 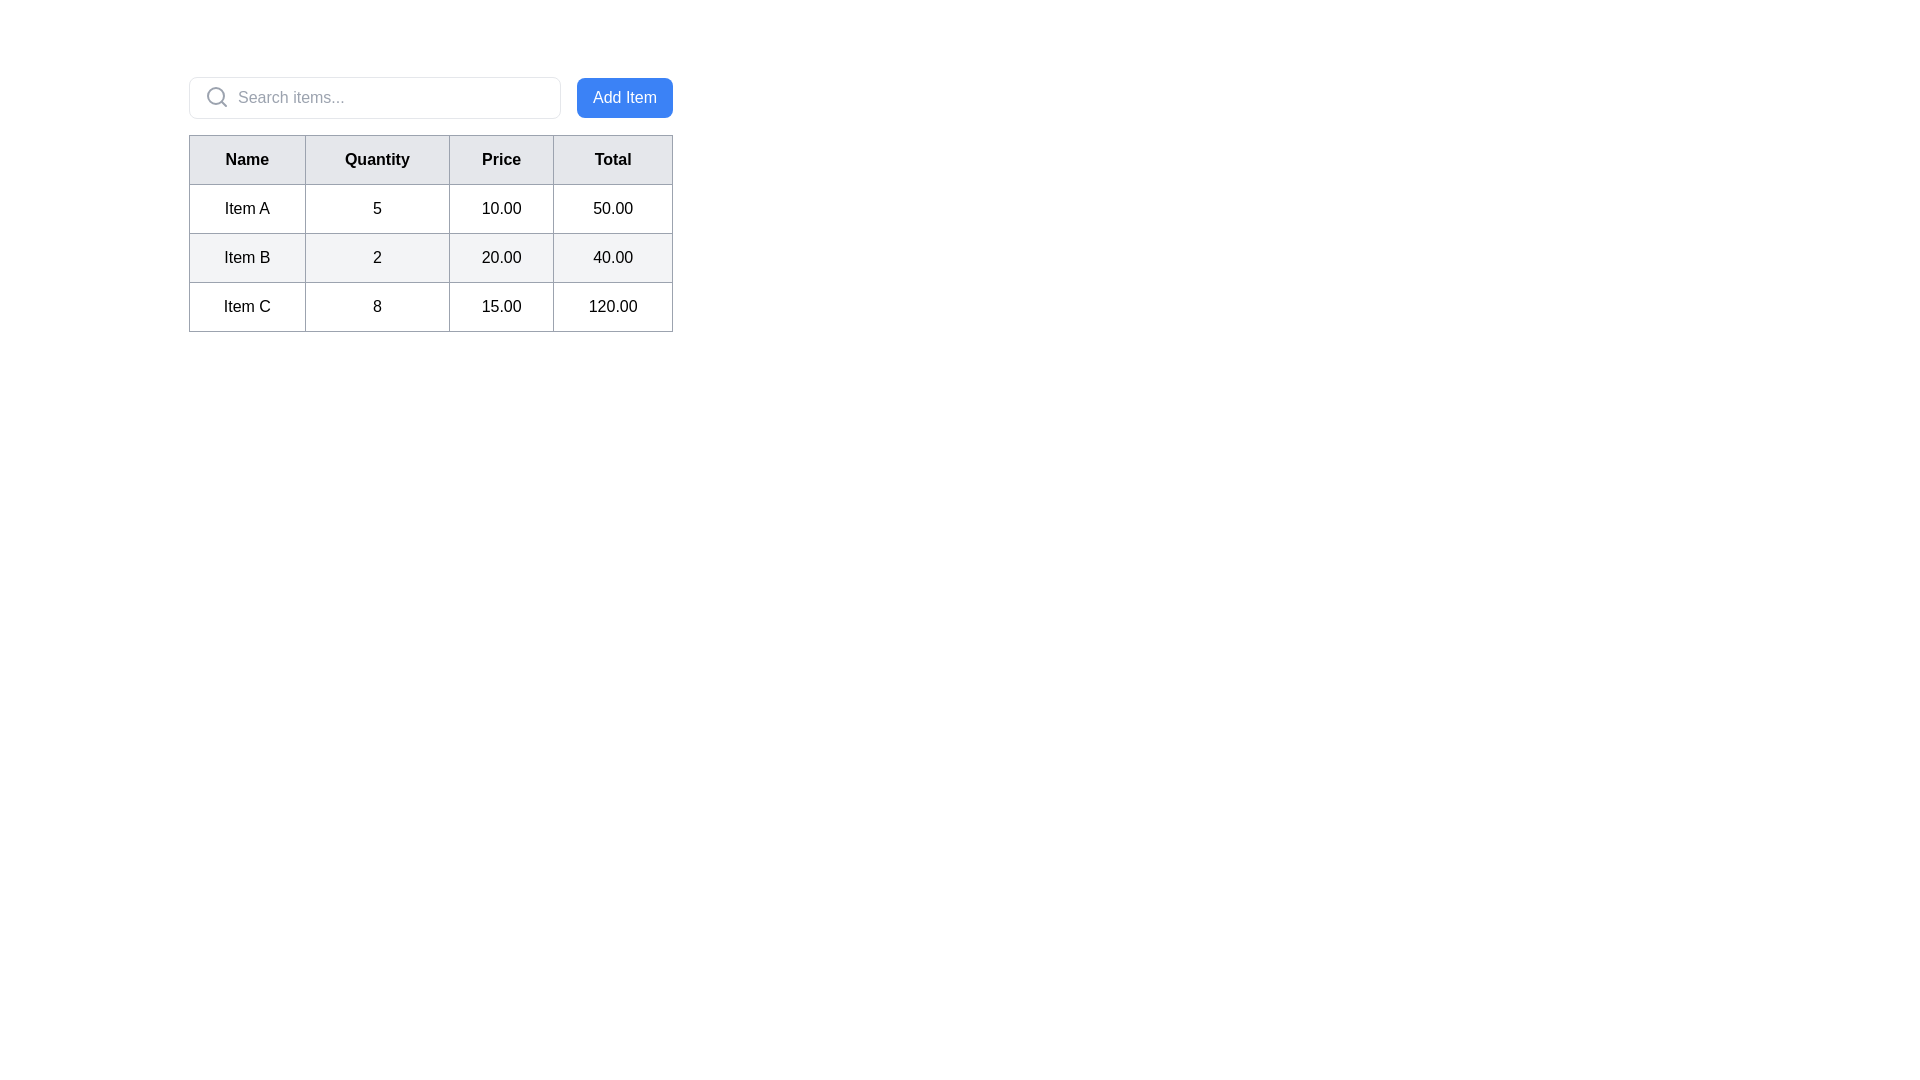 What do you see at coordinates (377, 257) in the screenshot?
I see `displayed content of the table cell showing the number '2' in the second column of the row labeled 'Item B'` at bounding box center [377, 257].